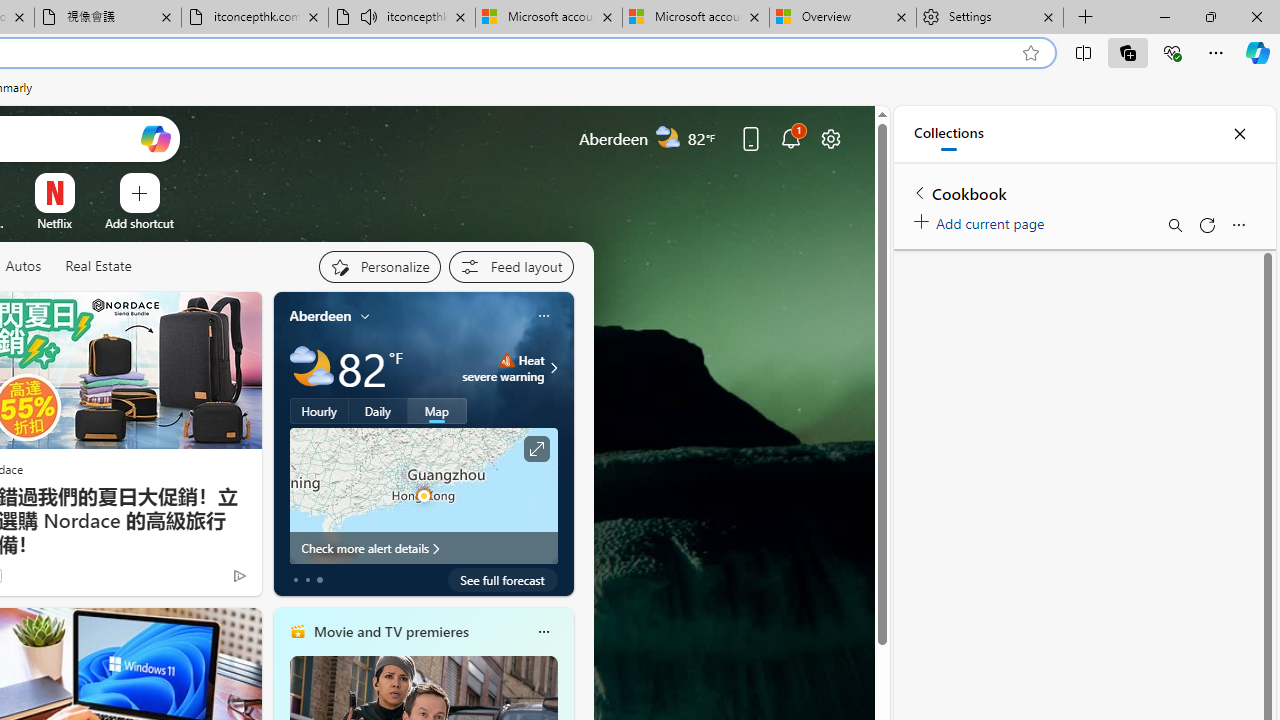 The height and width of the screenshot is (720, 1280). Describe the element at coordinates (294, 579) in the screenshot. I see `'tab-0'` at that location.